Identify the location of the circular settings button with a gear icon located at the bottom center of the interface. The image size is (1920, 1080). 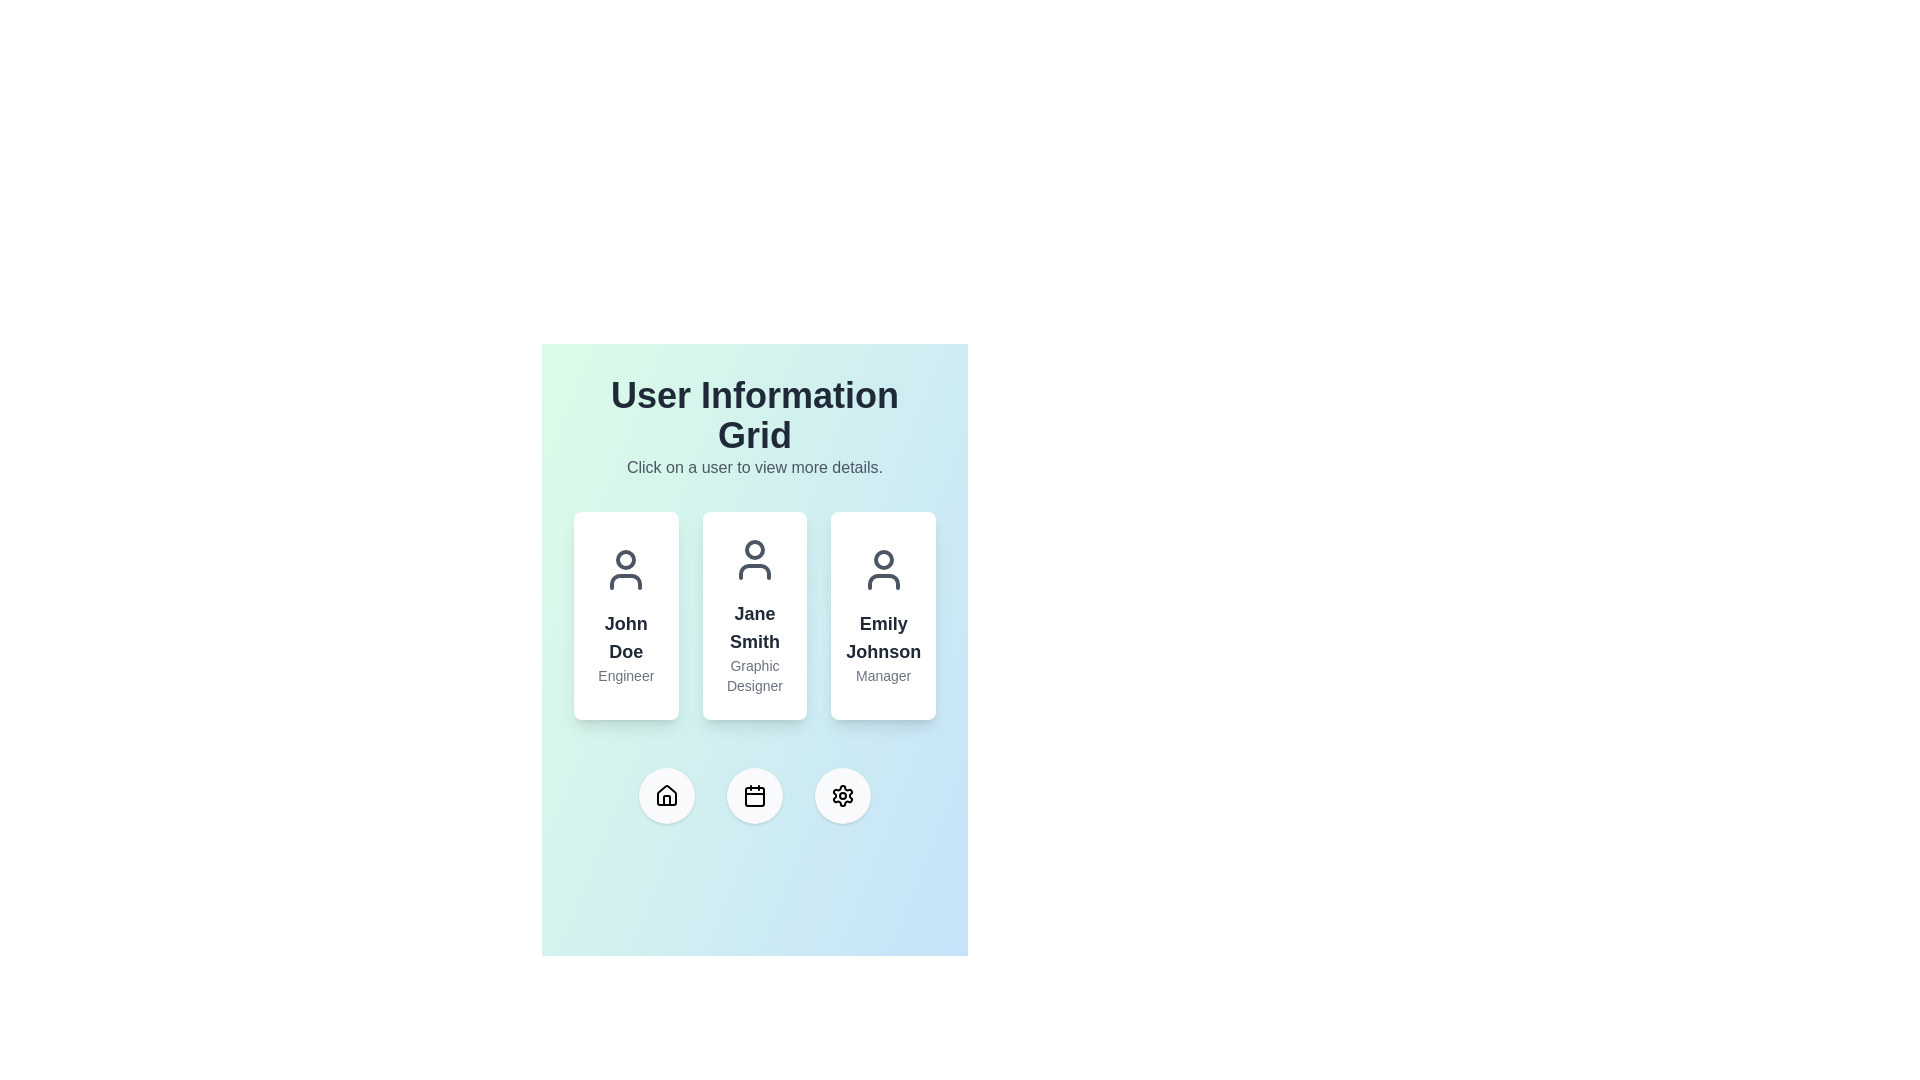
(843, 794).